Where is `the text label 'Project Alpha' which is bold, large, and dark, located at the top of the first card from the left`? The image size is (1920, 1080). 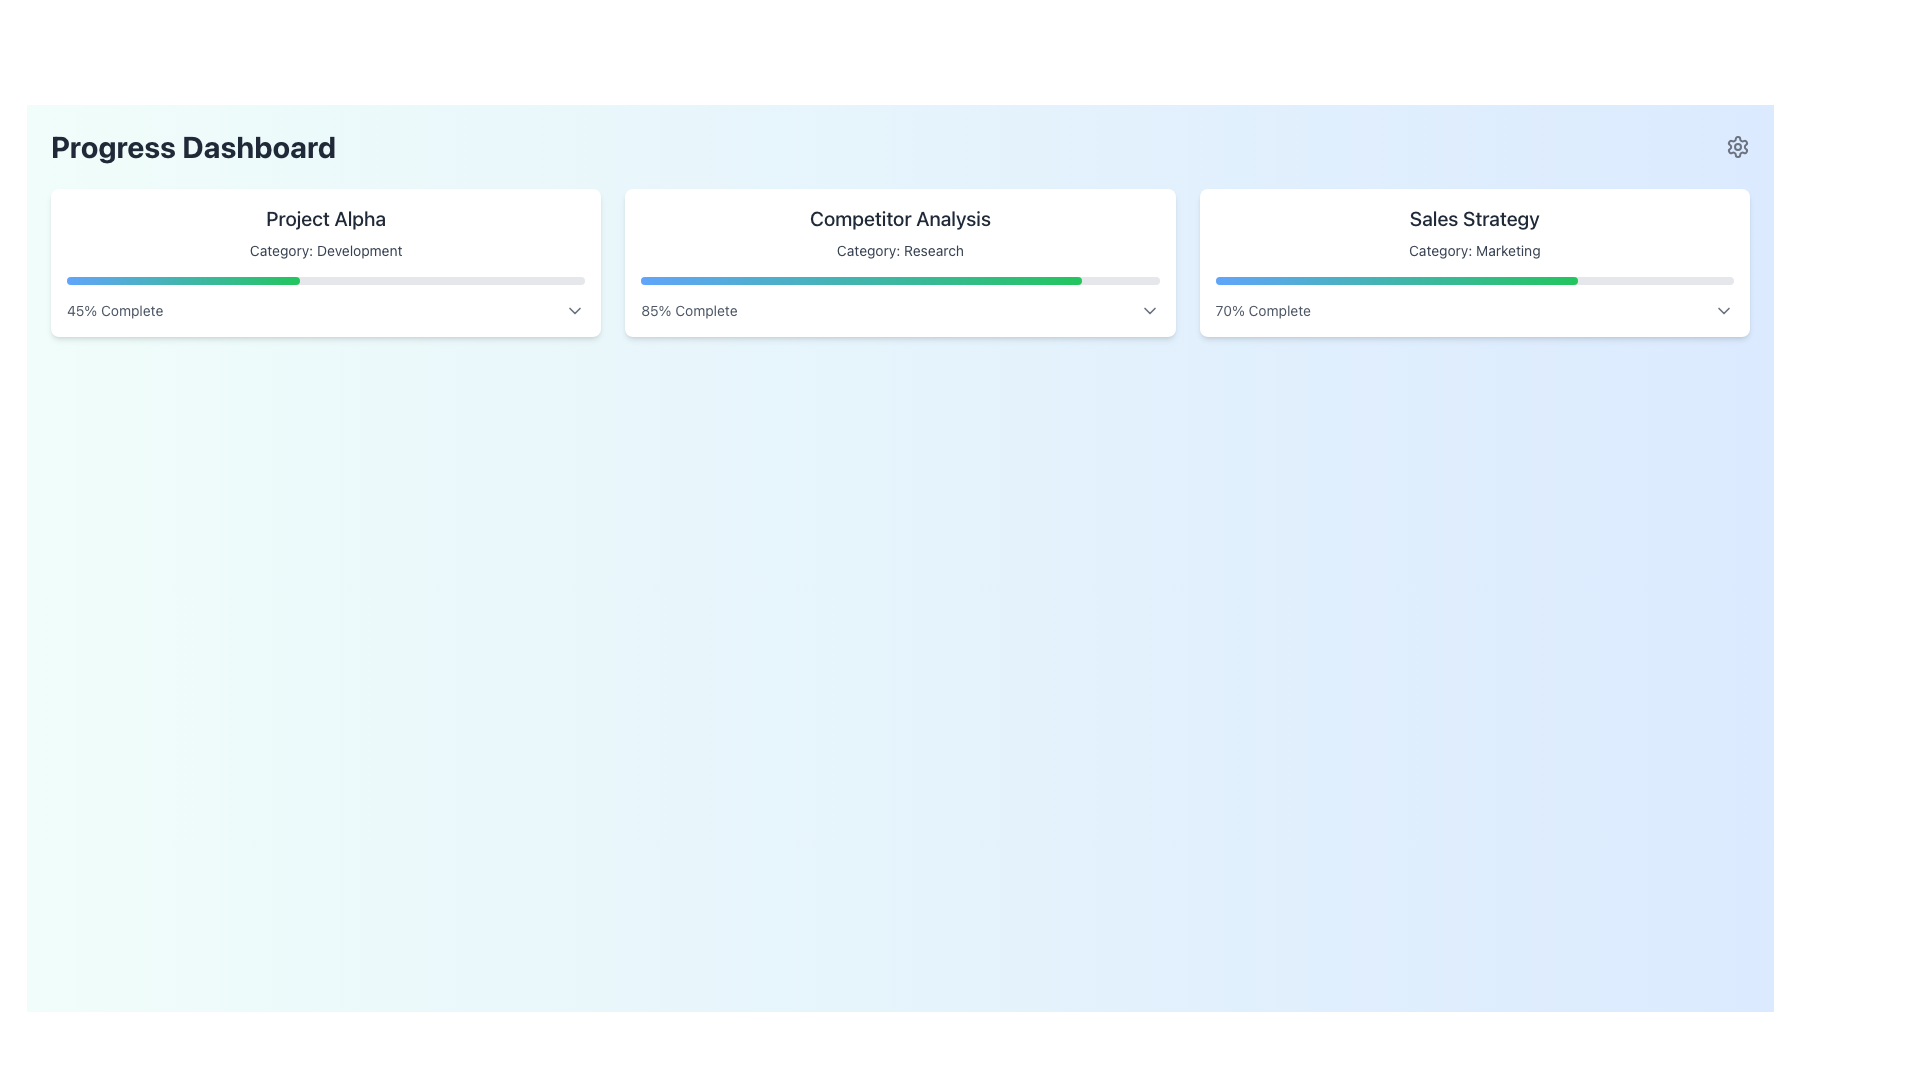 the text label 'Project Alpha' which is bold, large, and dark, located at the top of the first card from the left is located at coordinates (326, 219).